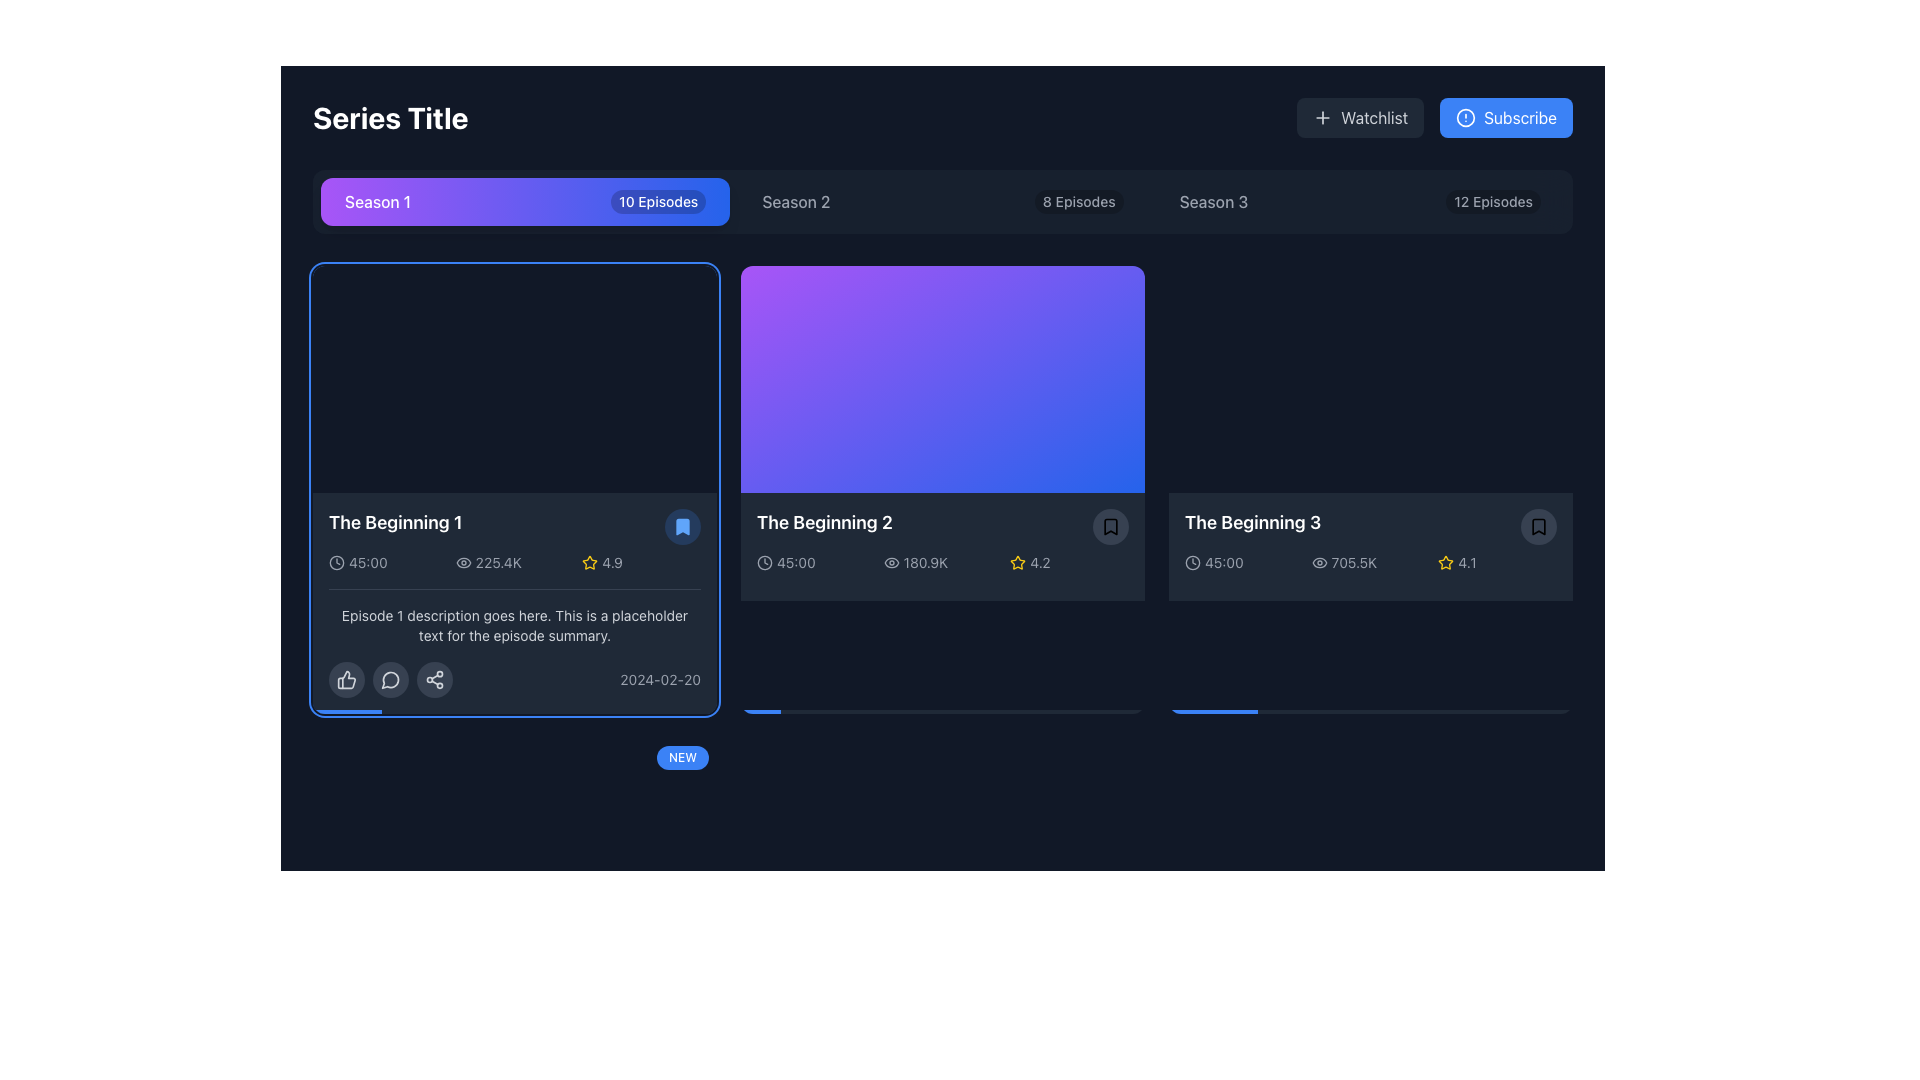  Describe the element at coordinates (795, 201) in the screenshot. I see `the static text label displaying 'Season 2', which is positioned to the right of 'Season 1' in the upper section of the interface` at that location.